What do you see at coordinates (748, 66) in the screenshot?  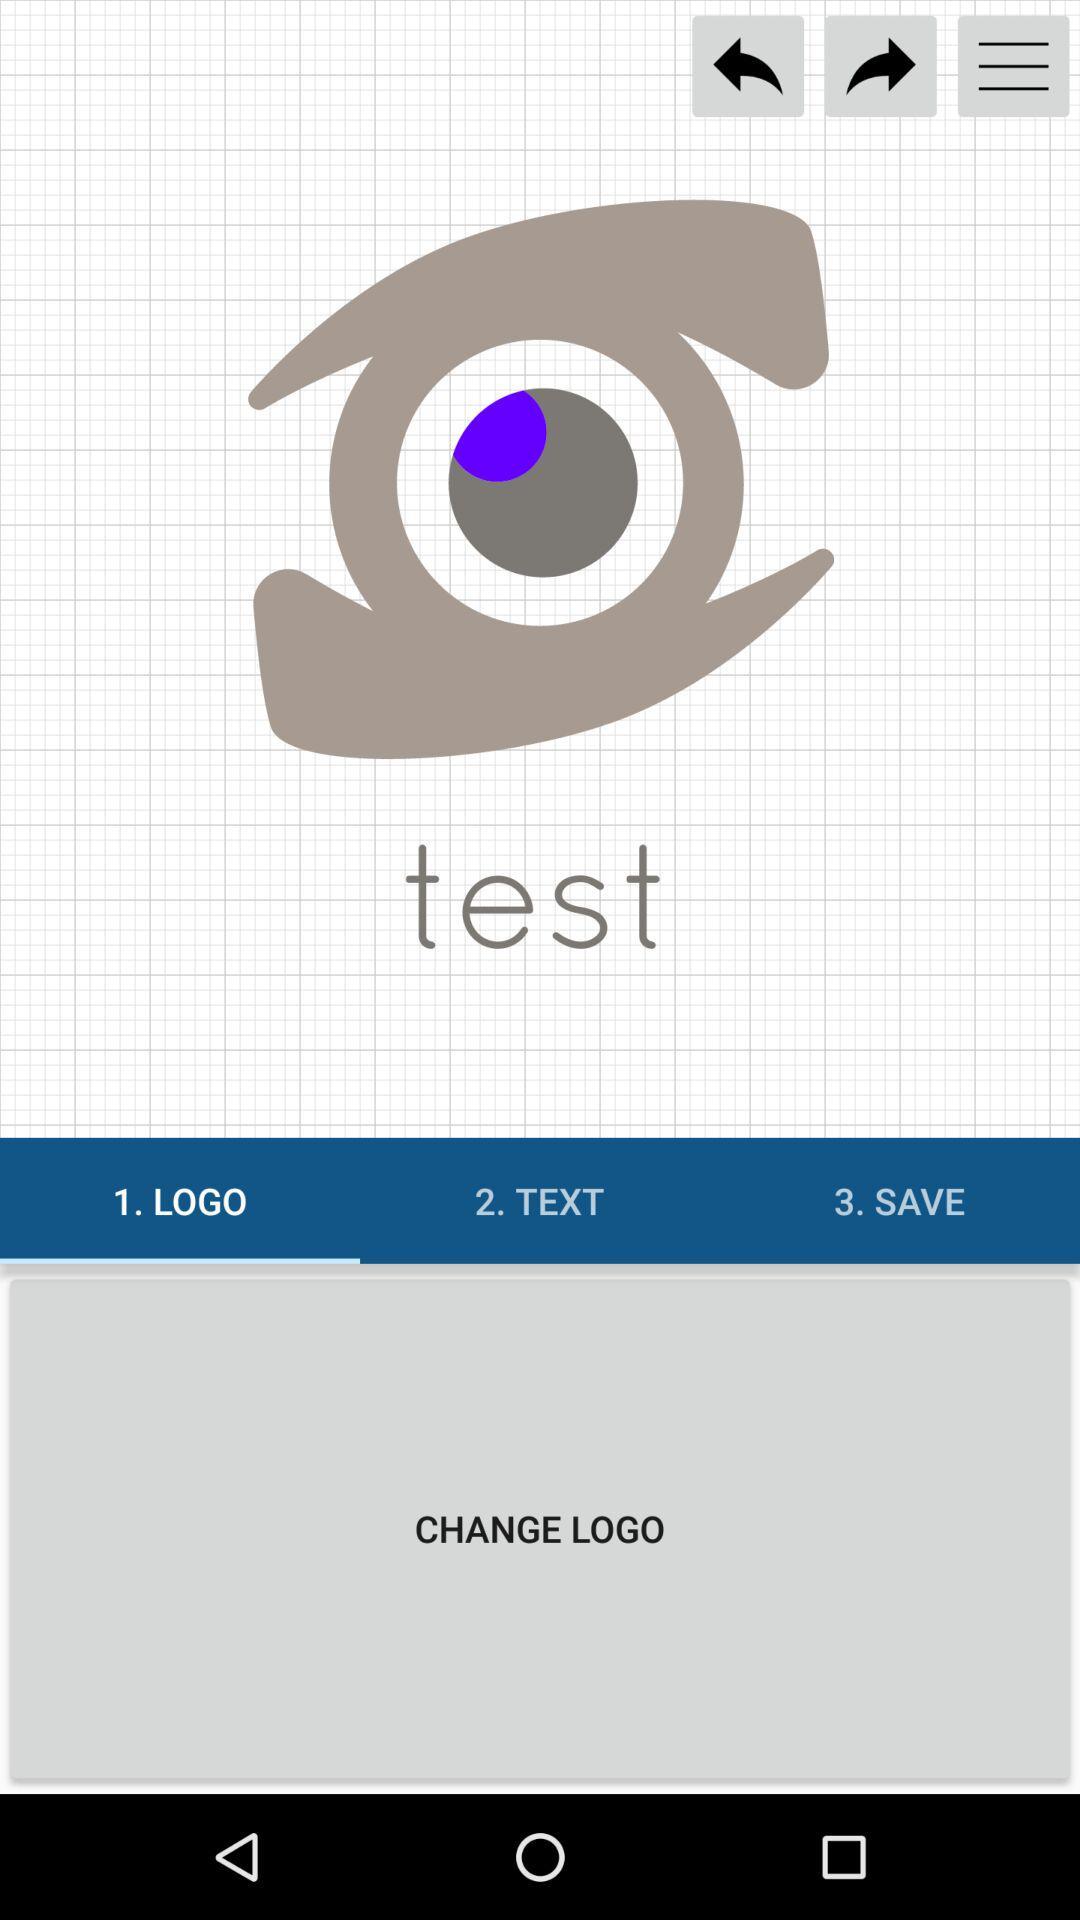 I see `go back` at bounding box center [748, 66].